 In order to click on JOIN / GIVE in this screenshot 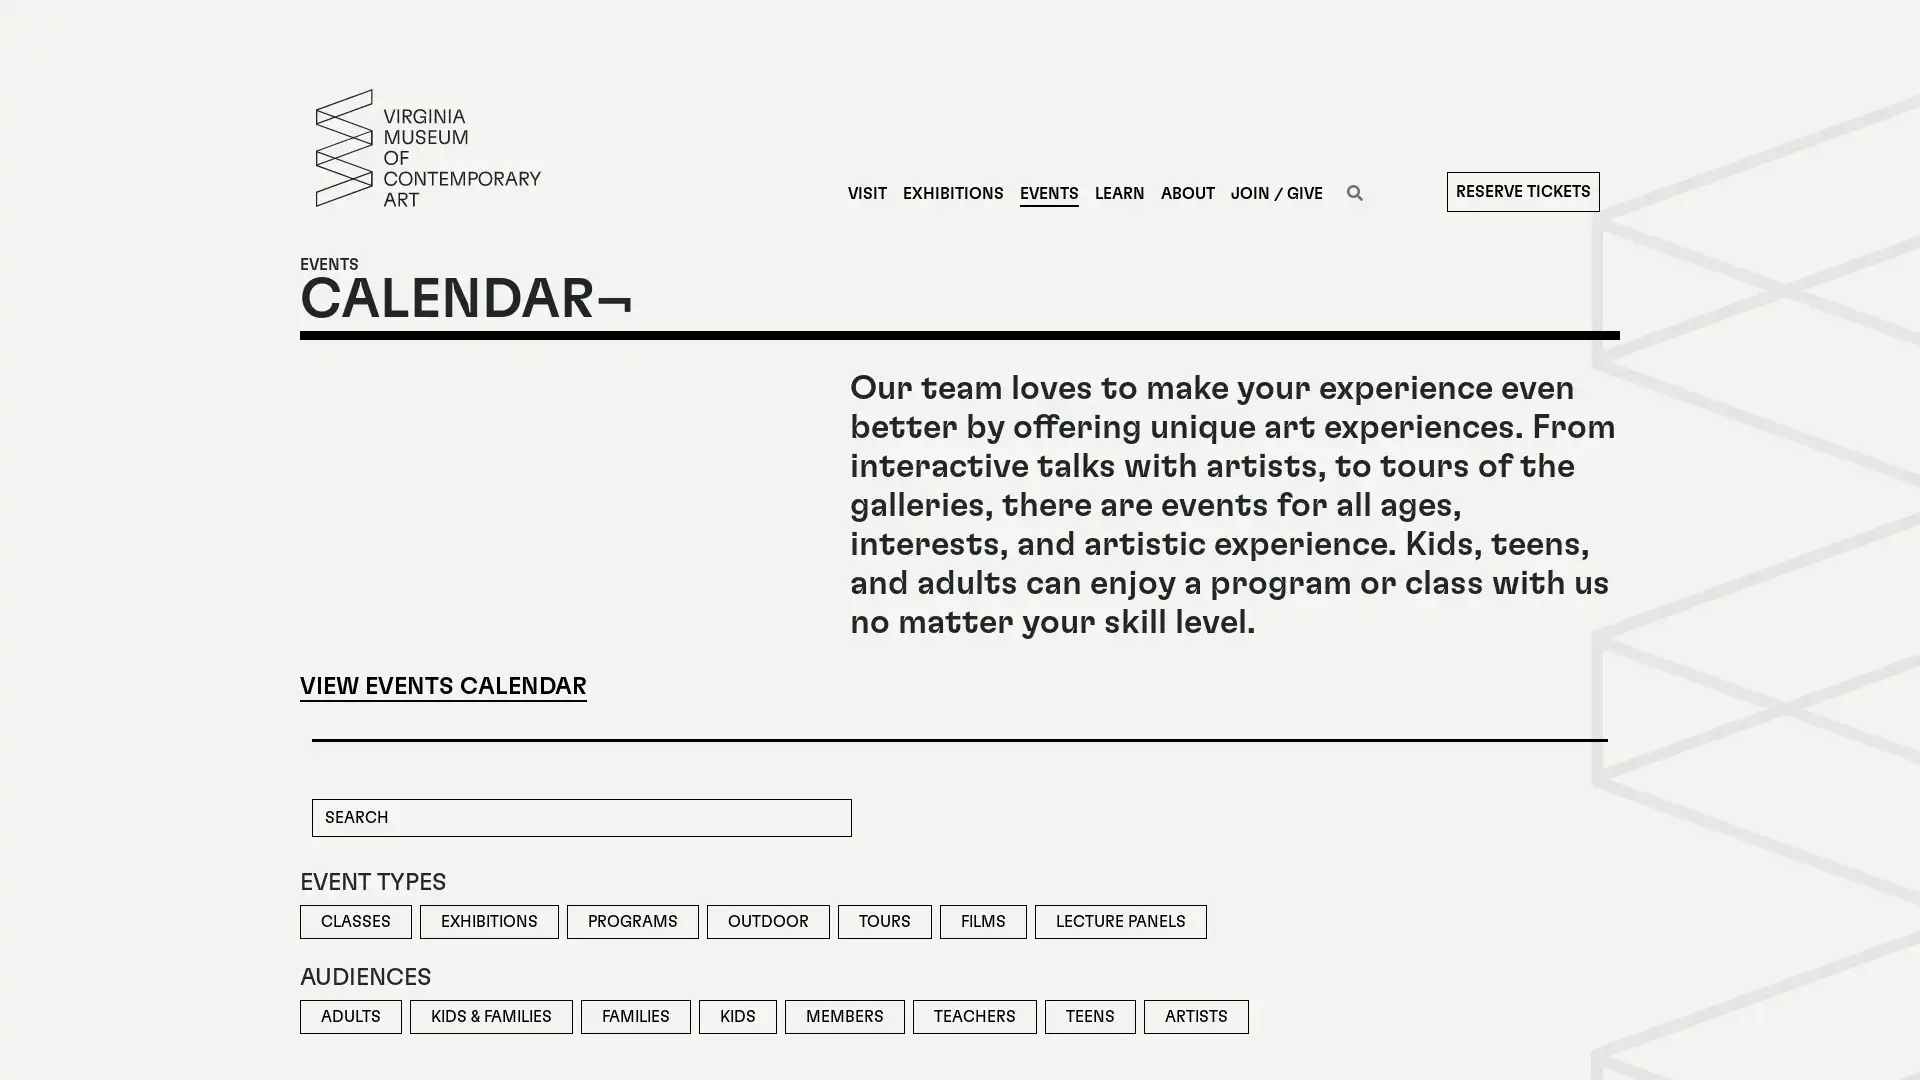, I will do `click(1275, 193)`.